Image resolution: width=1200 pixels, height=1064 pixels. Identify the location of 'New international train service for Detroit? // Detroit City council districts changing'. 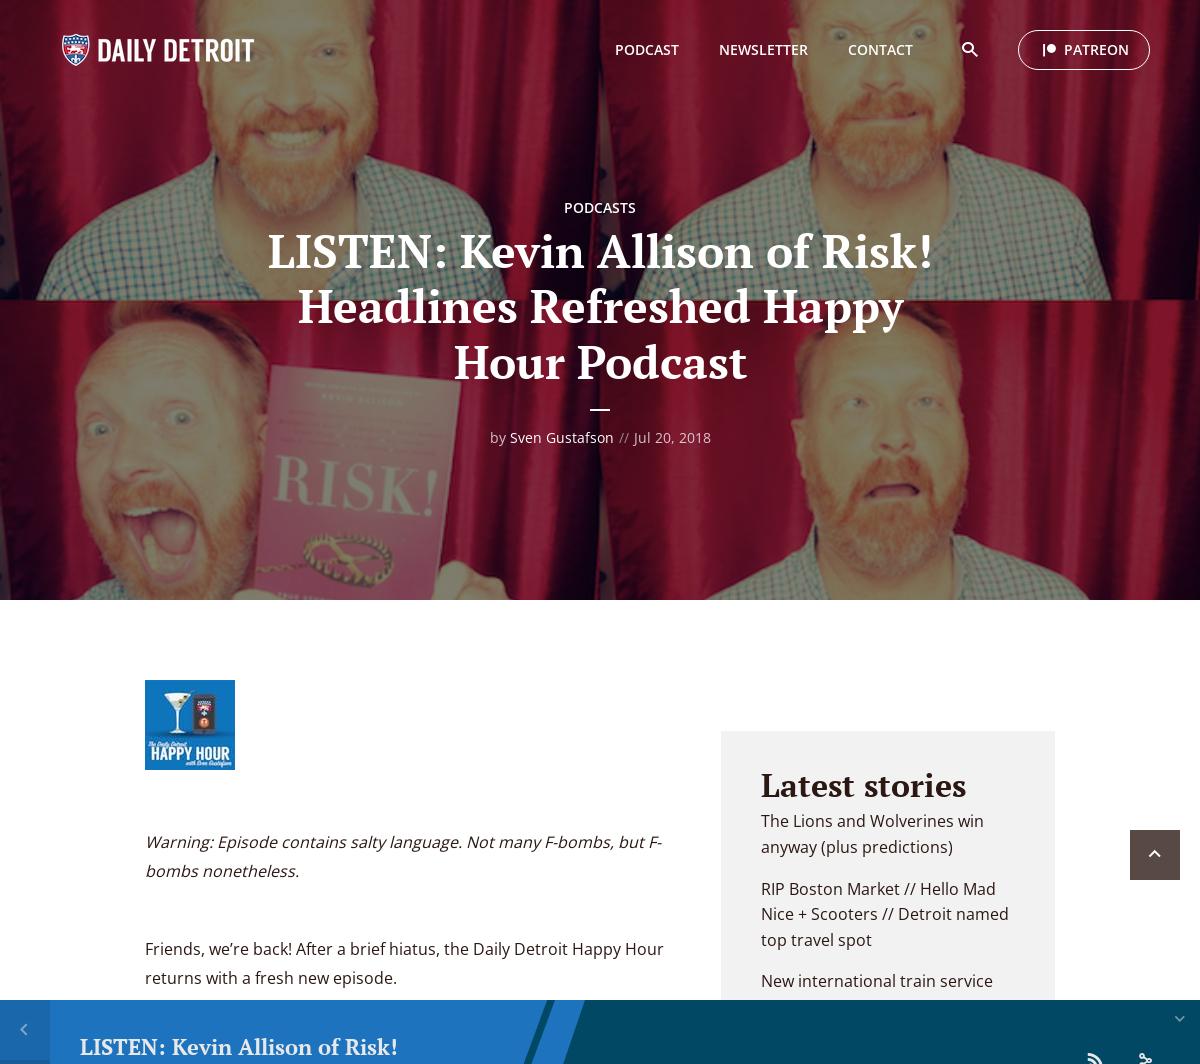
(885, 1006).